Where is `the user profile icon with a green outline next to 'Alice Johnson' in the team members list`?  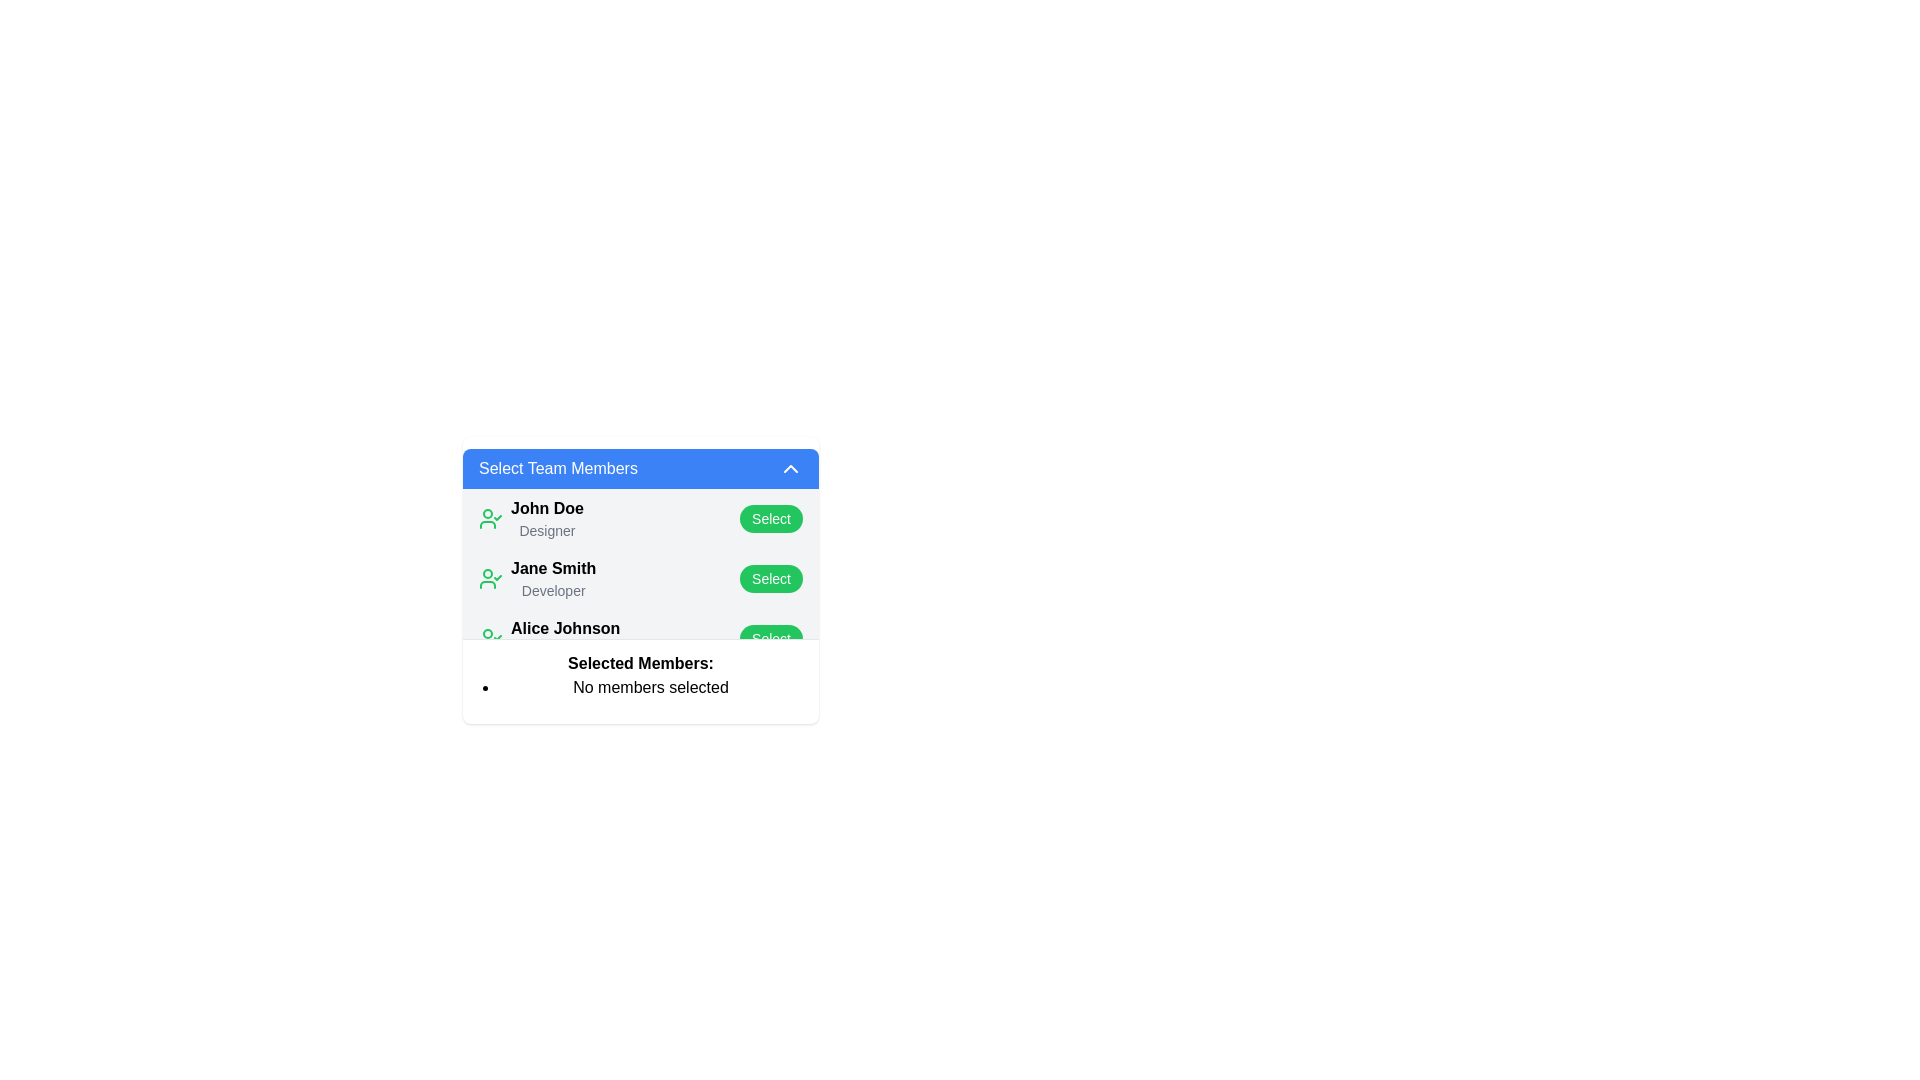
the user profile icon with a green outline next to 'Alice Johnson' in the team members list is located at coordinates (490, 639).